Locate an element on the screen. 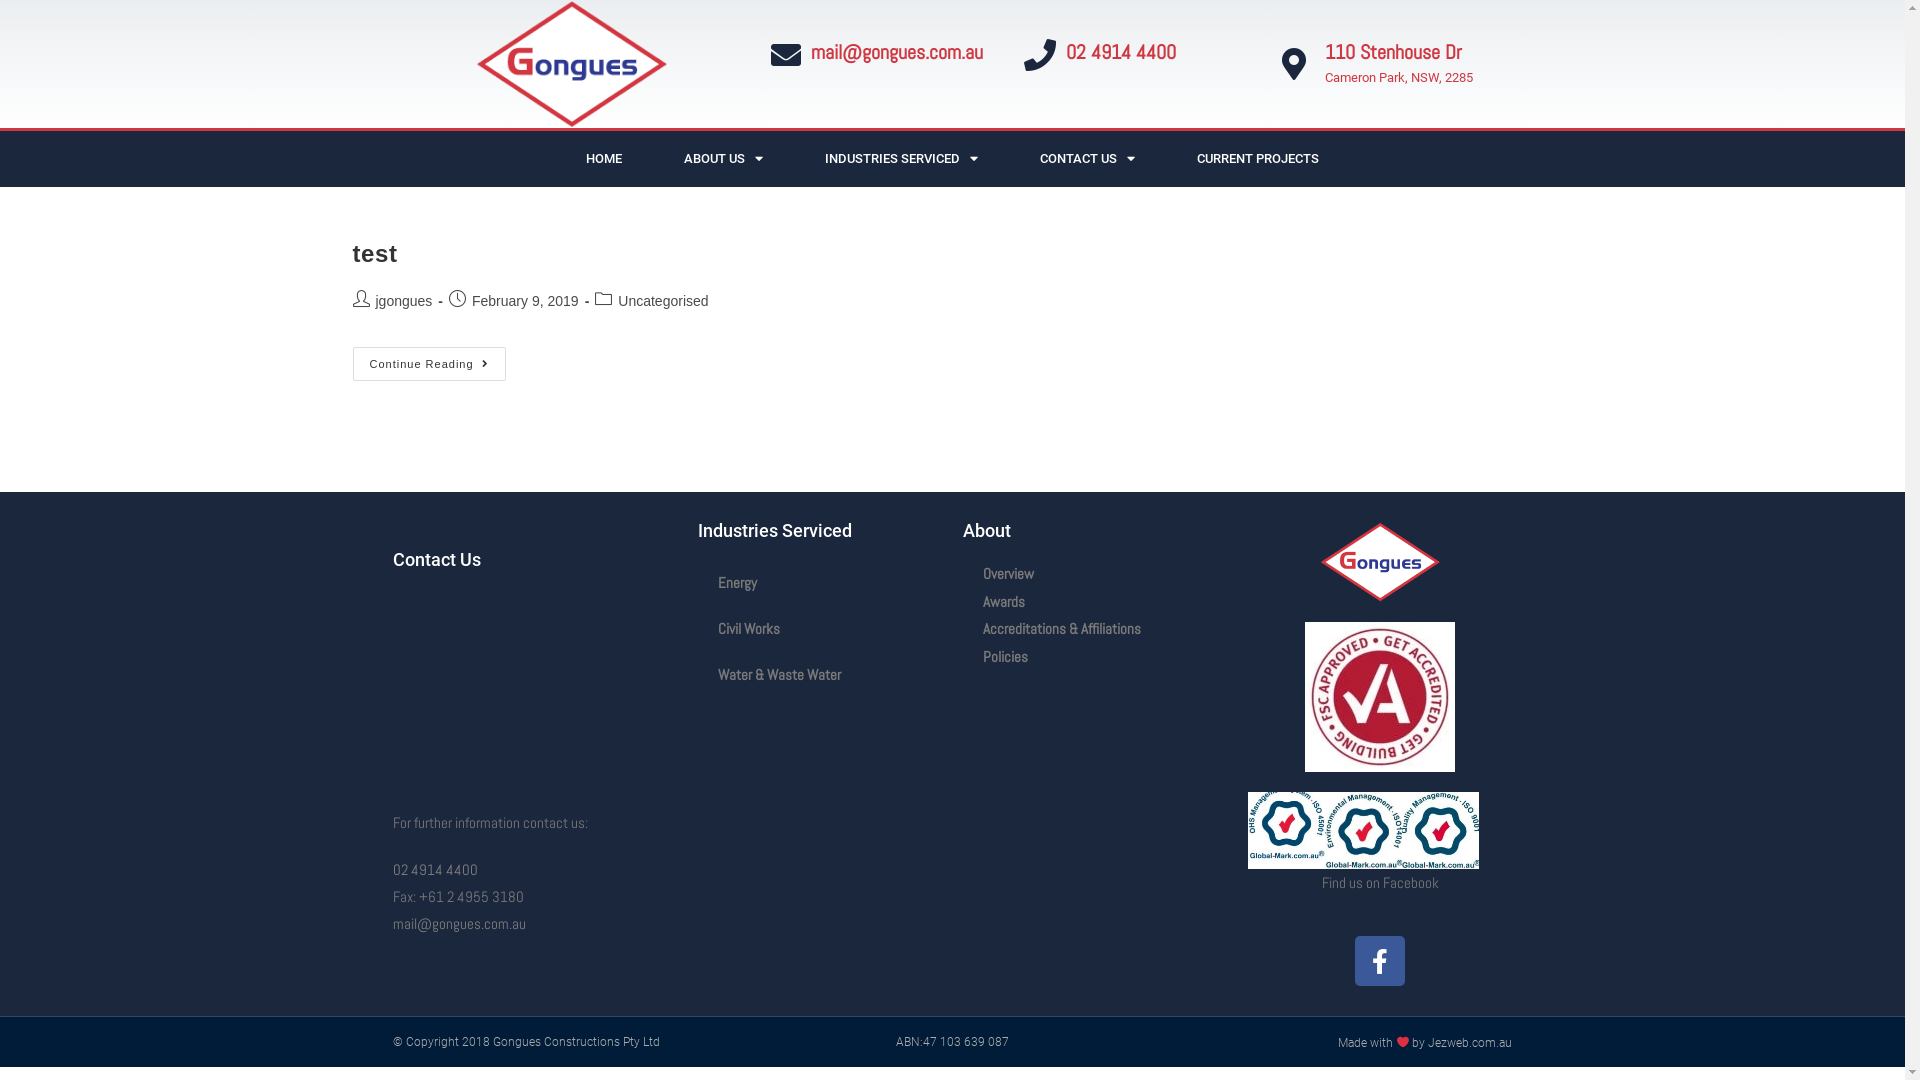  'INDUSTRIES SERVICED' is located at coordinates (900, 157).